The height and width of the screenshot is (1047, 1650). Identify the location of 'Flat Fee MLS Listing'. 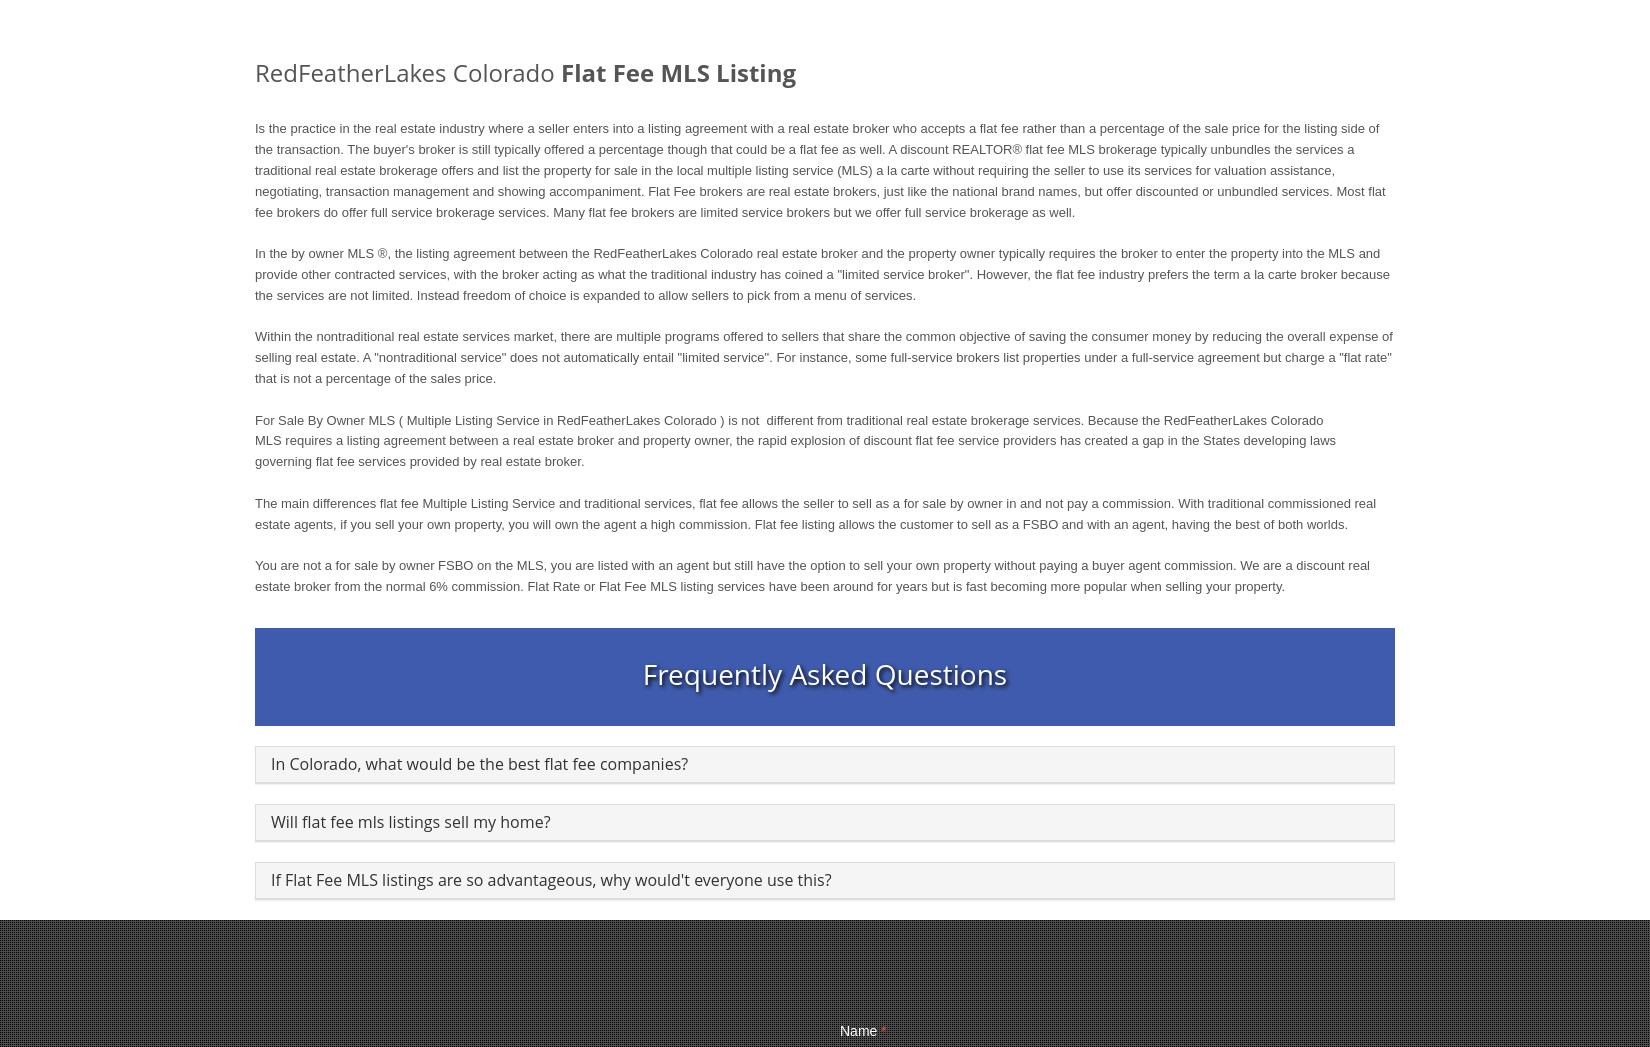
(673, 71).